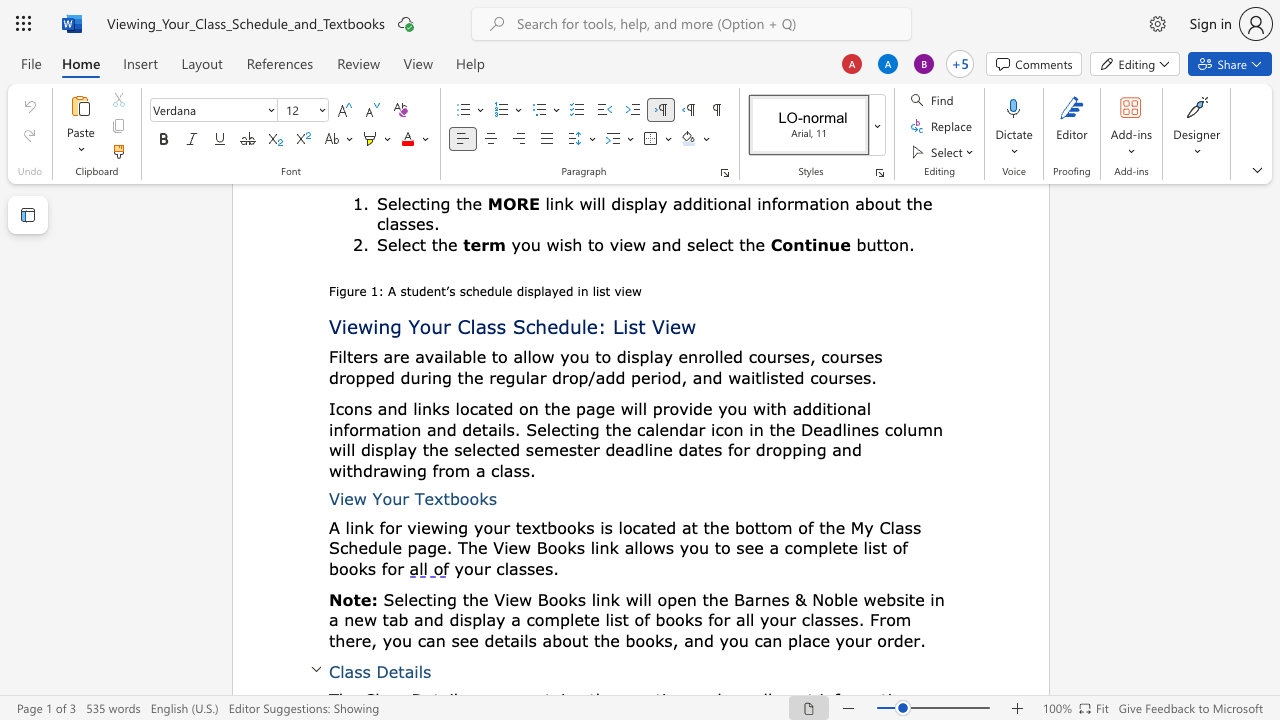  I want to click on the space between the continuous character "o" and "o" in the text, so click(468, 497).